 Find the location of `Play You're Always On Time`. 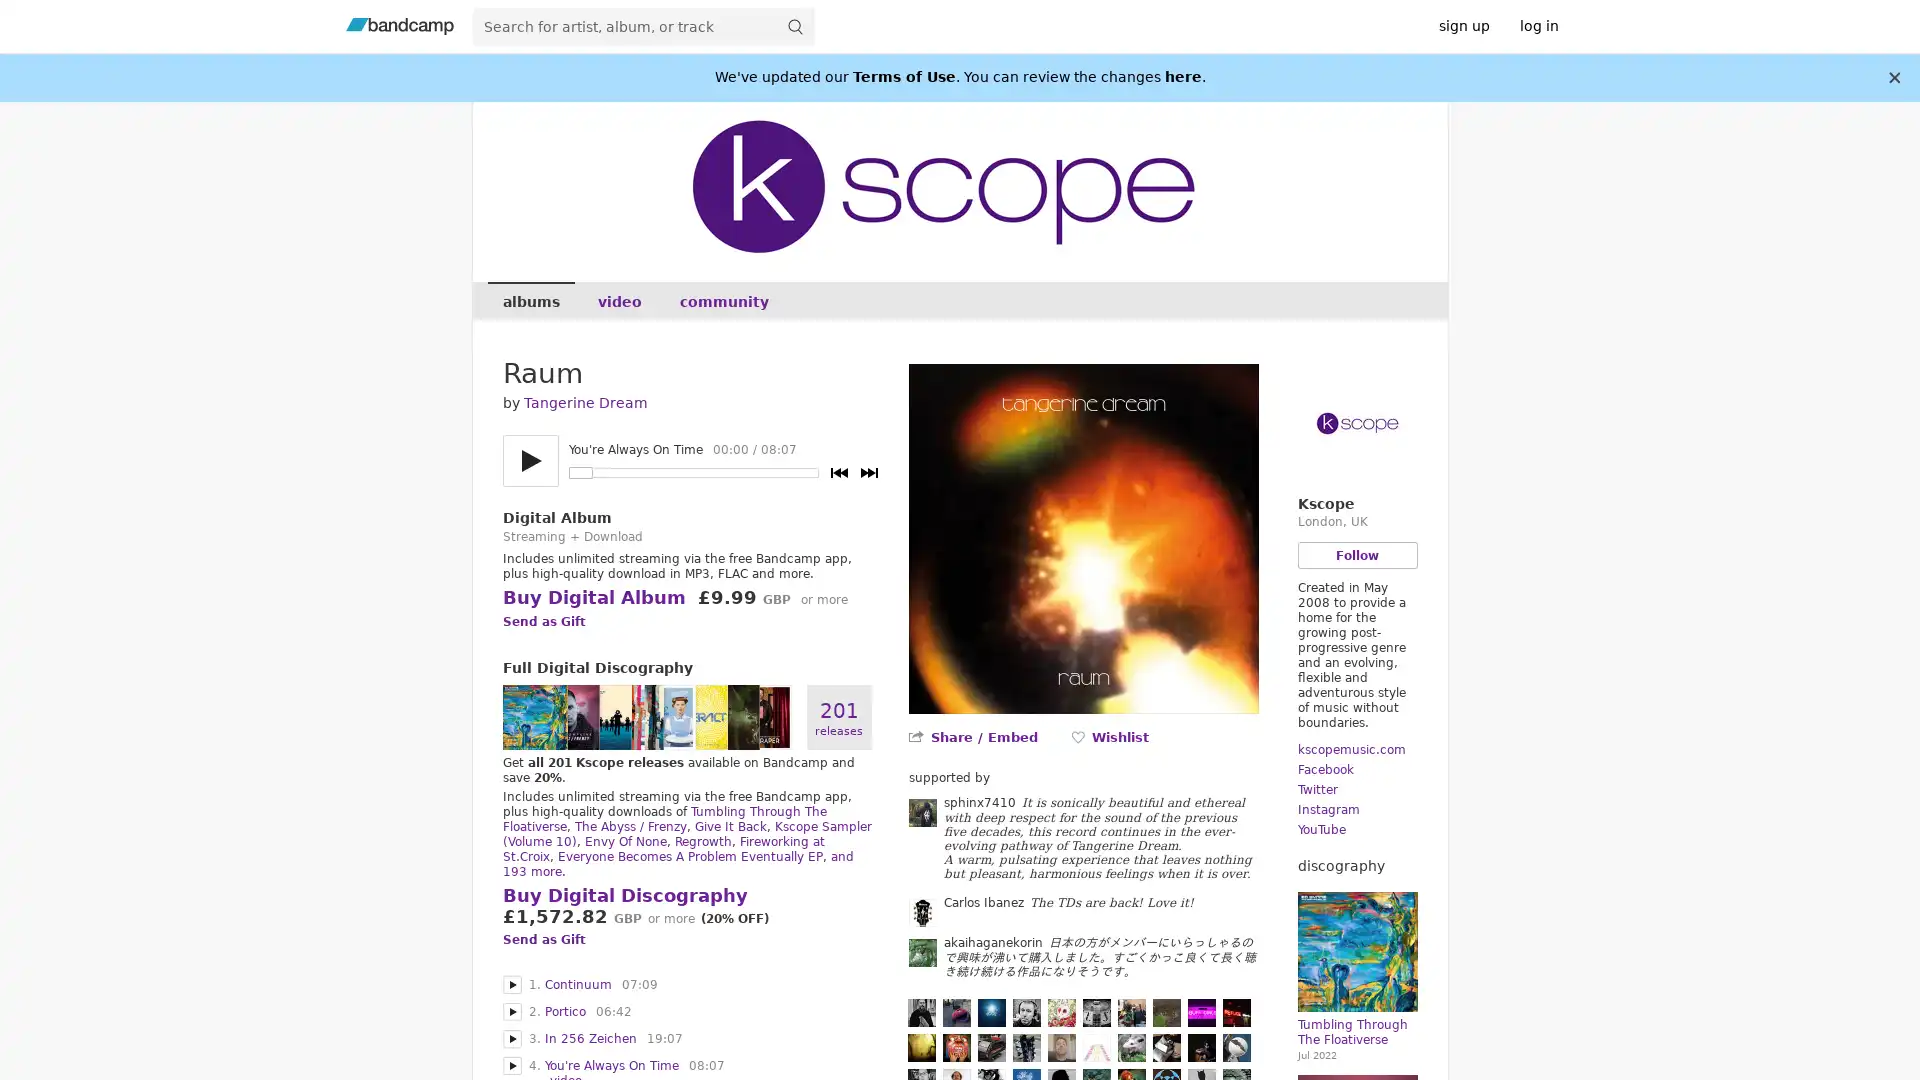

Play You're Always On Time is located at coordinates (511, 1063).